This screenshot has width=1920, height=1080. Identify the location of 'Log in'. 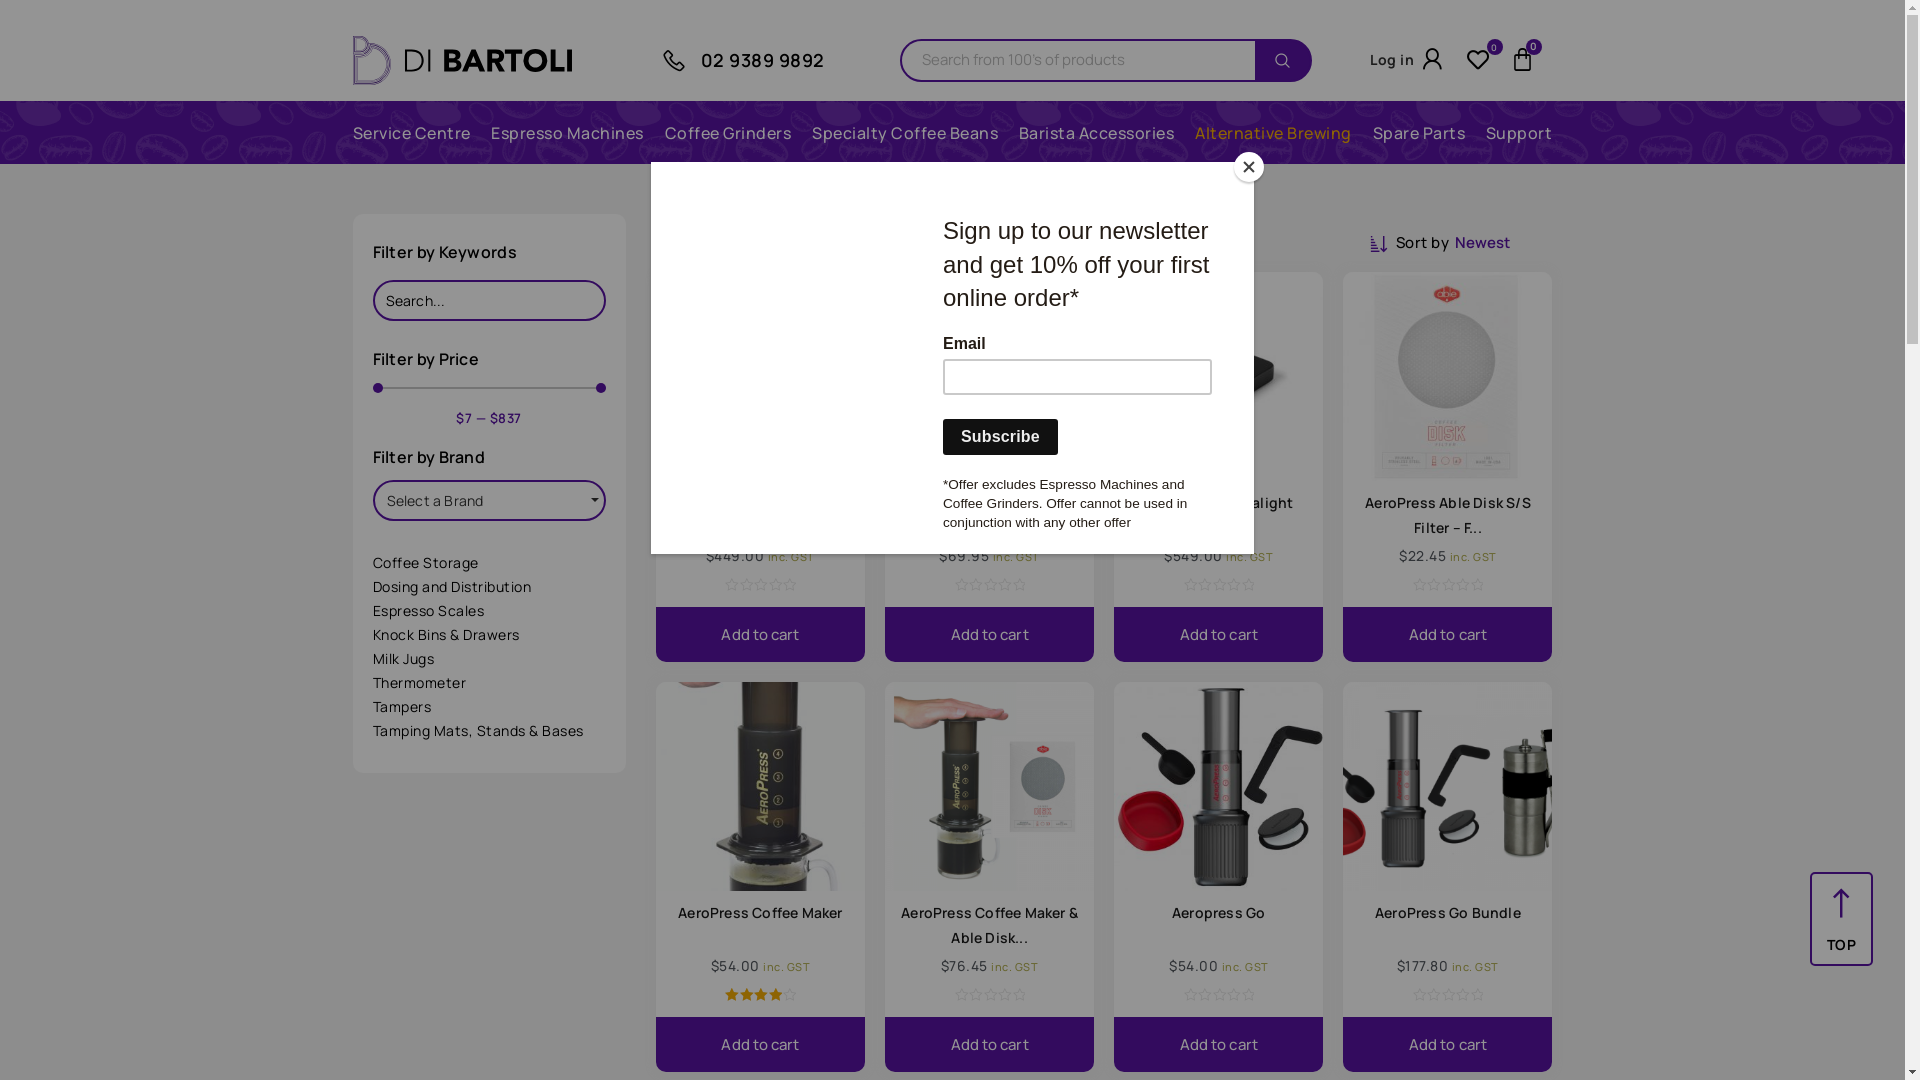
(1368, 58).